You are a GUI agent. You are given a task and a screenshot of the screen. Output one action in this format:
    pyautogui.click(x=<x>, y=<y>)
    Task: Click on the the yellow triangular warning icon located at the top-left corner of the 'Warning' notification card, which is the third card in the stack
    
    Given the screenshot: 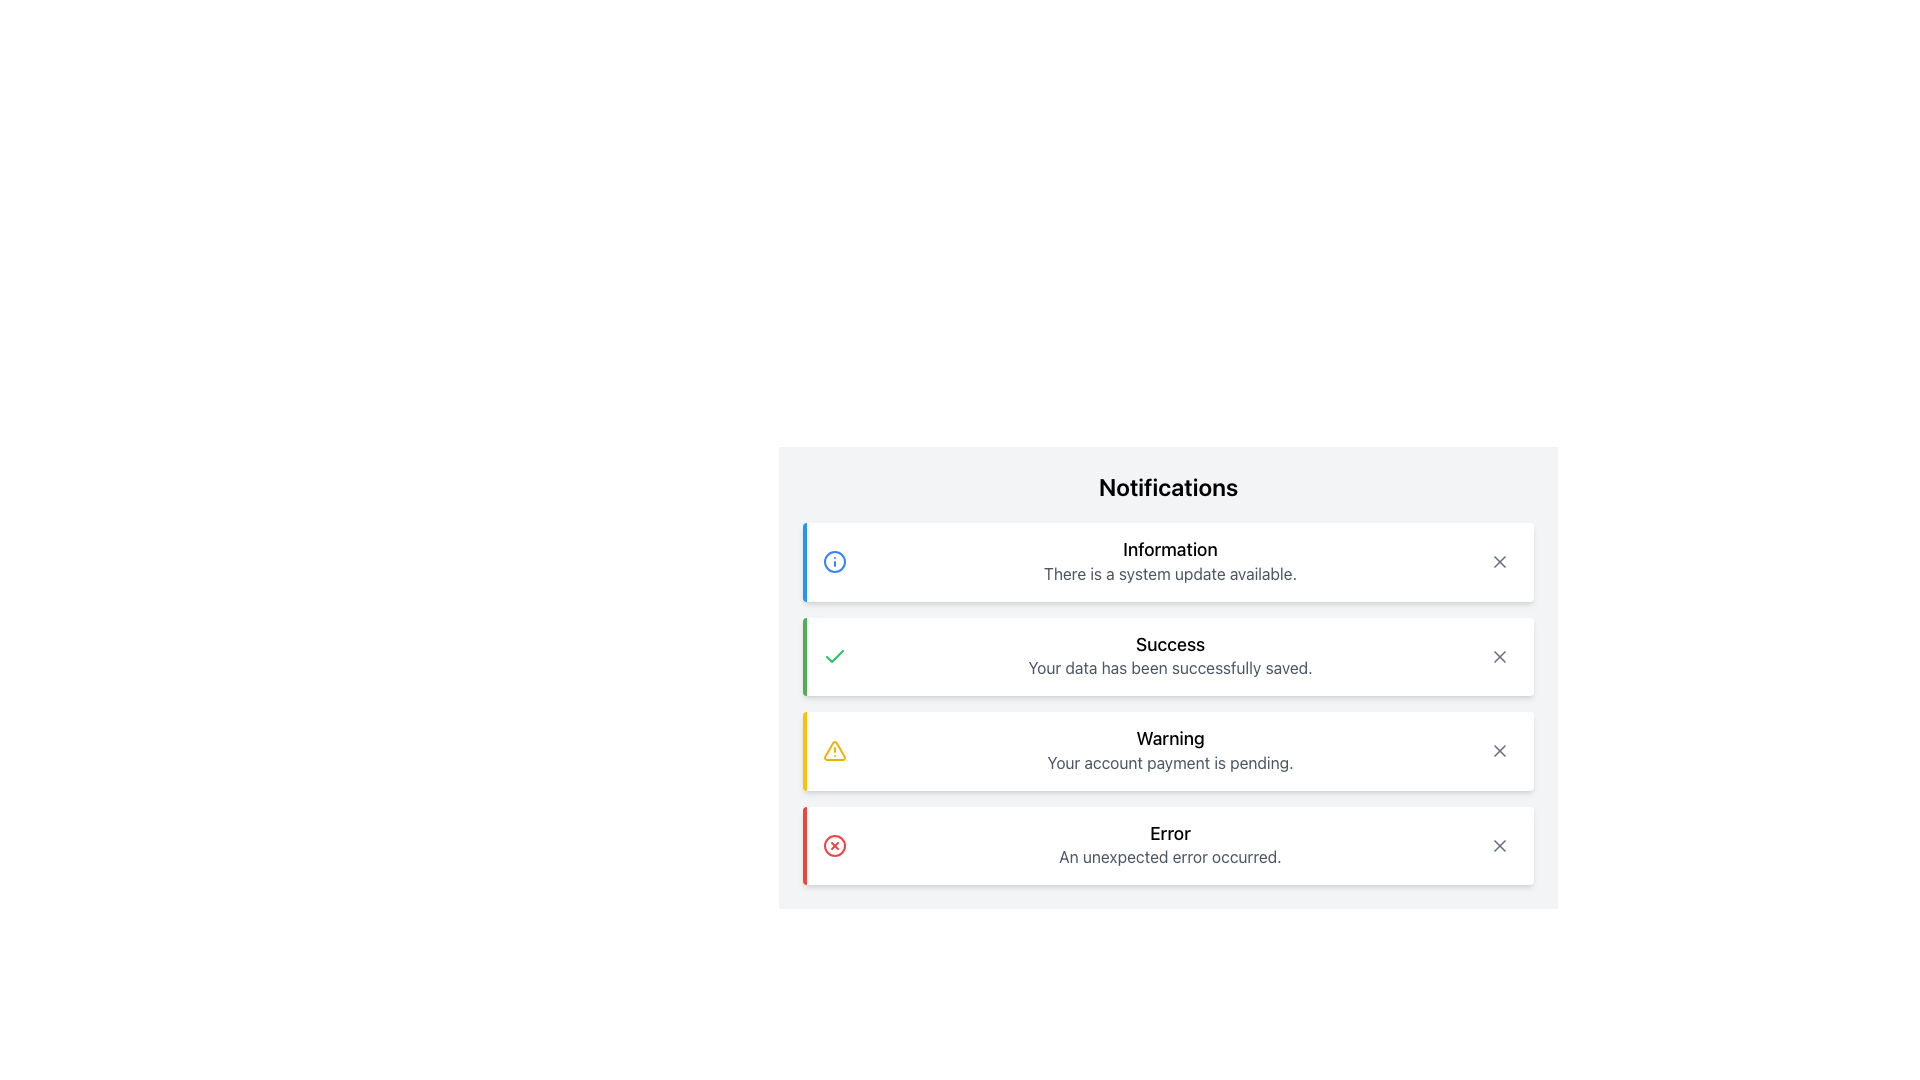 What is the action you would take?
    pyautogui.click(x=835, y=751)
    